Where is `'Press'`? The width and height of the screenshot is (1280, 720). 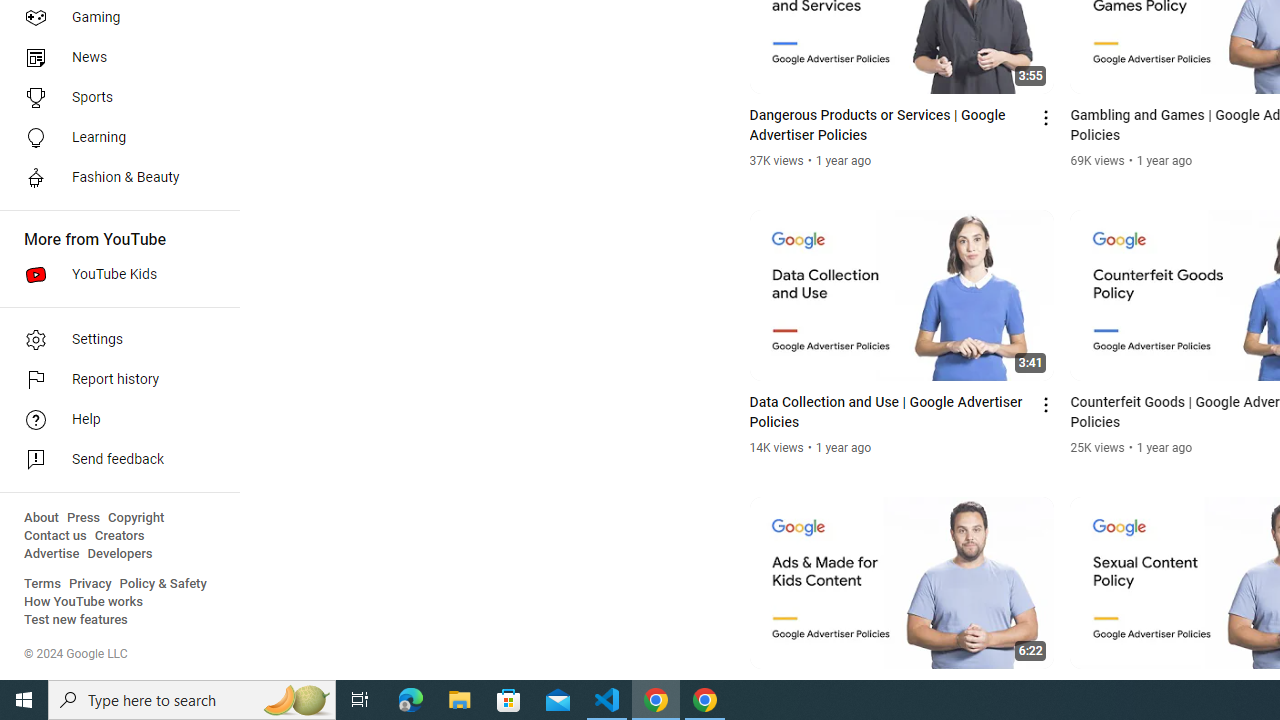 'Press' is located at coordinates (82, 517).